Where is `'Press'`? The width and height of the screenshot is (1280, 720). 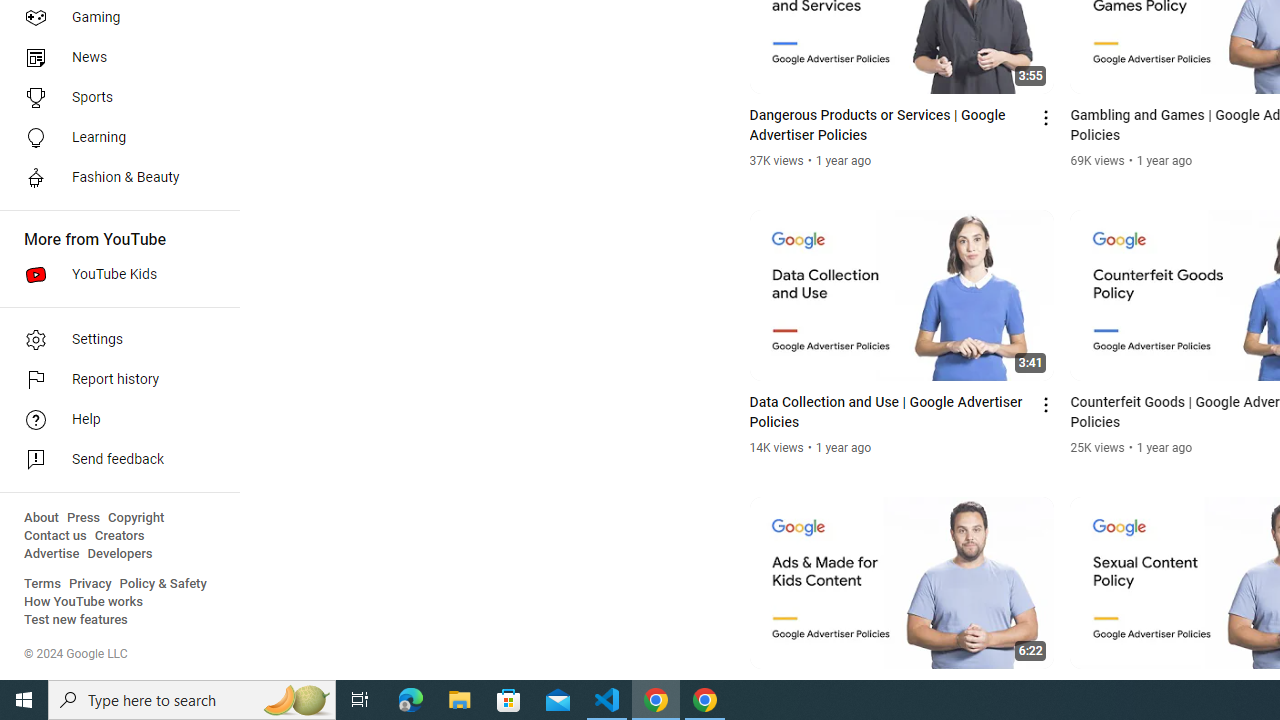 'Press' is located at coordinates (82, 517).